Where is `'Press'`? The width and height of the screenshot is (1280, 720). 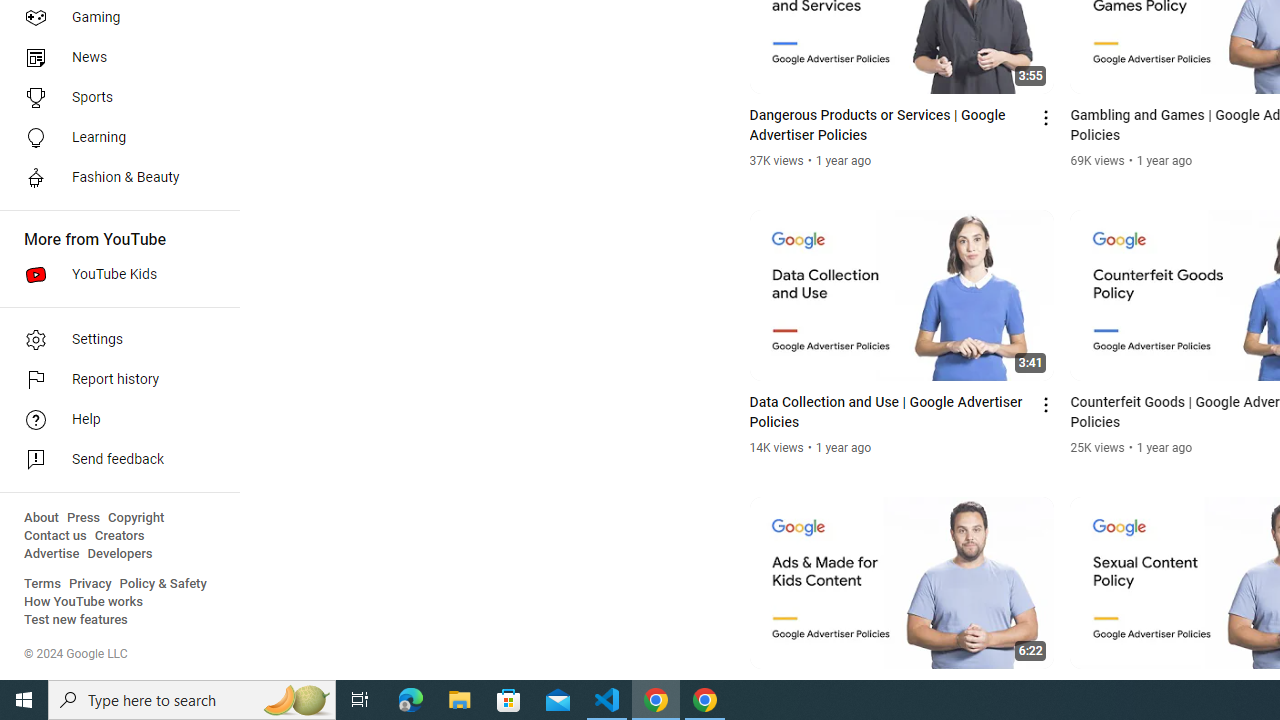 'Press' is located at coordinates (82, 517).